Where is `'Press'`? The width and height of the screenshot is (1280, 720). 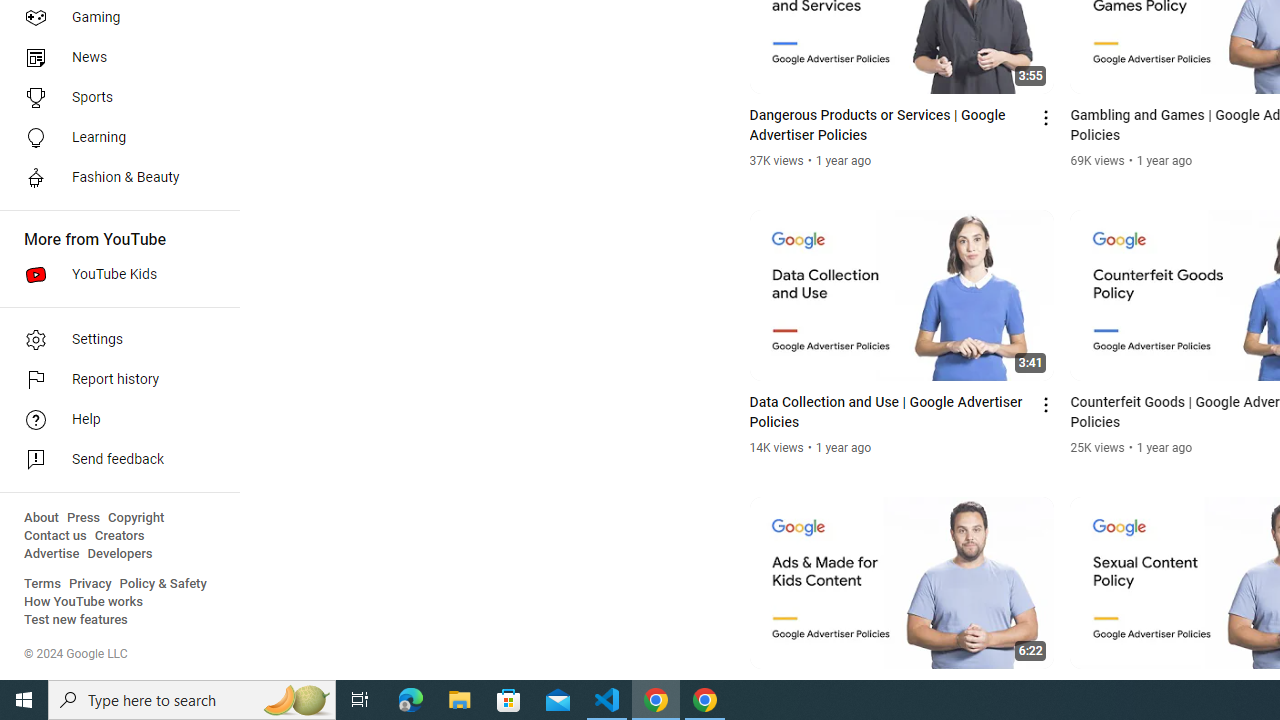 'Press' is located at coordinates (82, 517).